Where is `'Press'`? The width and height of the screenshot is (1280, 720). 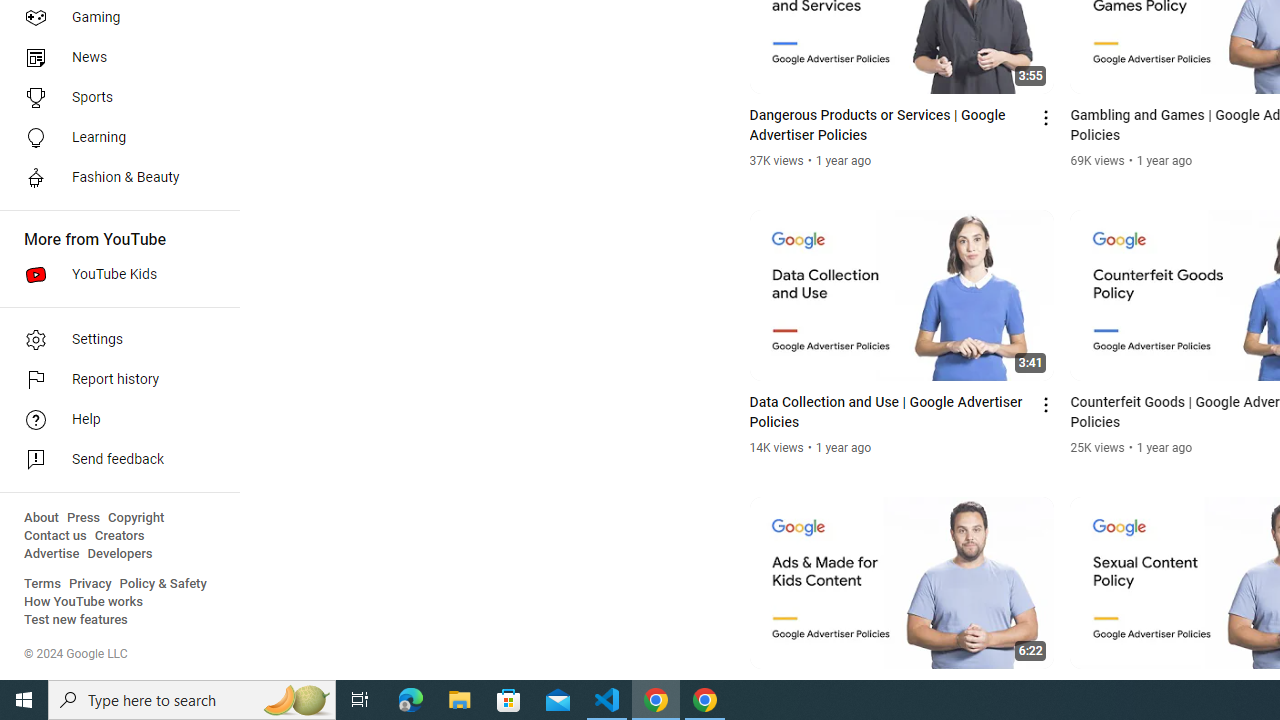 'Press' is located at coordinates (82, 517).